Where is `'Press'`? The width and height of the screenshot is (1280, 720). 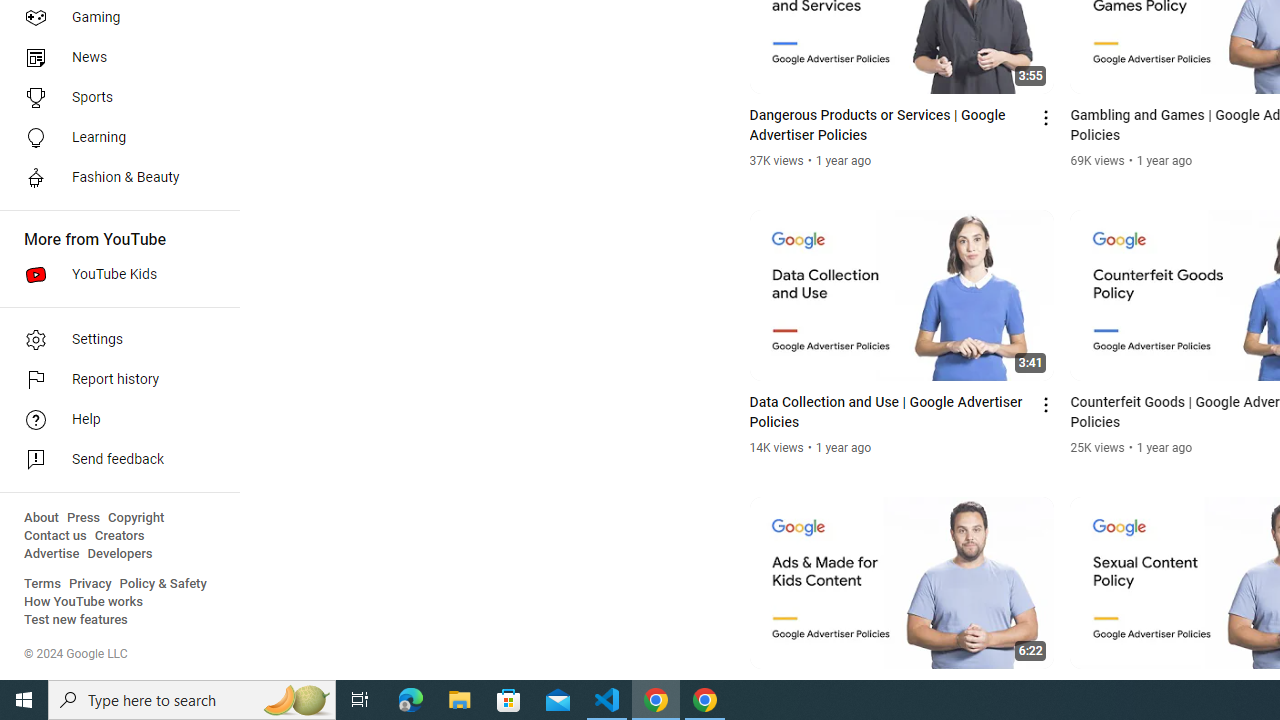 'Press' is located at coordinates (82, 517).